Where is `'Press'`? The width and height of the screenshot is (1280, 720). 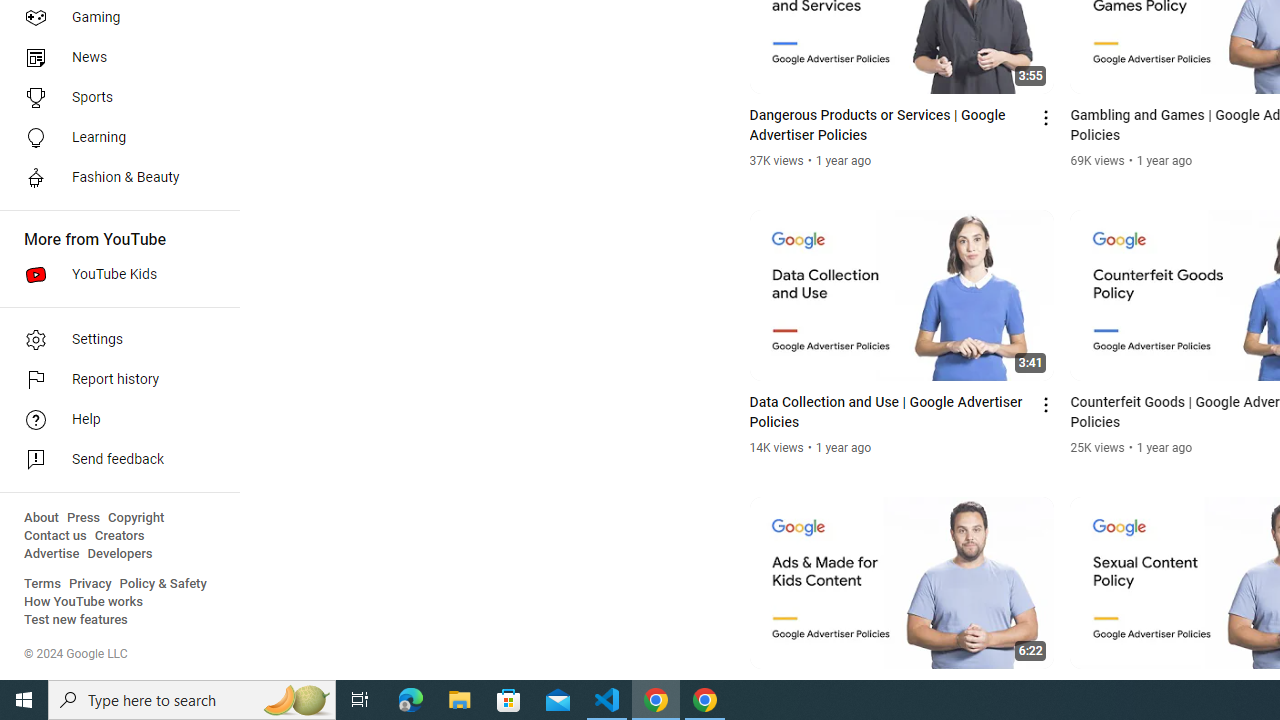 'Press' is located at coordinates (82, 517).